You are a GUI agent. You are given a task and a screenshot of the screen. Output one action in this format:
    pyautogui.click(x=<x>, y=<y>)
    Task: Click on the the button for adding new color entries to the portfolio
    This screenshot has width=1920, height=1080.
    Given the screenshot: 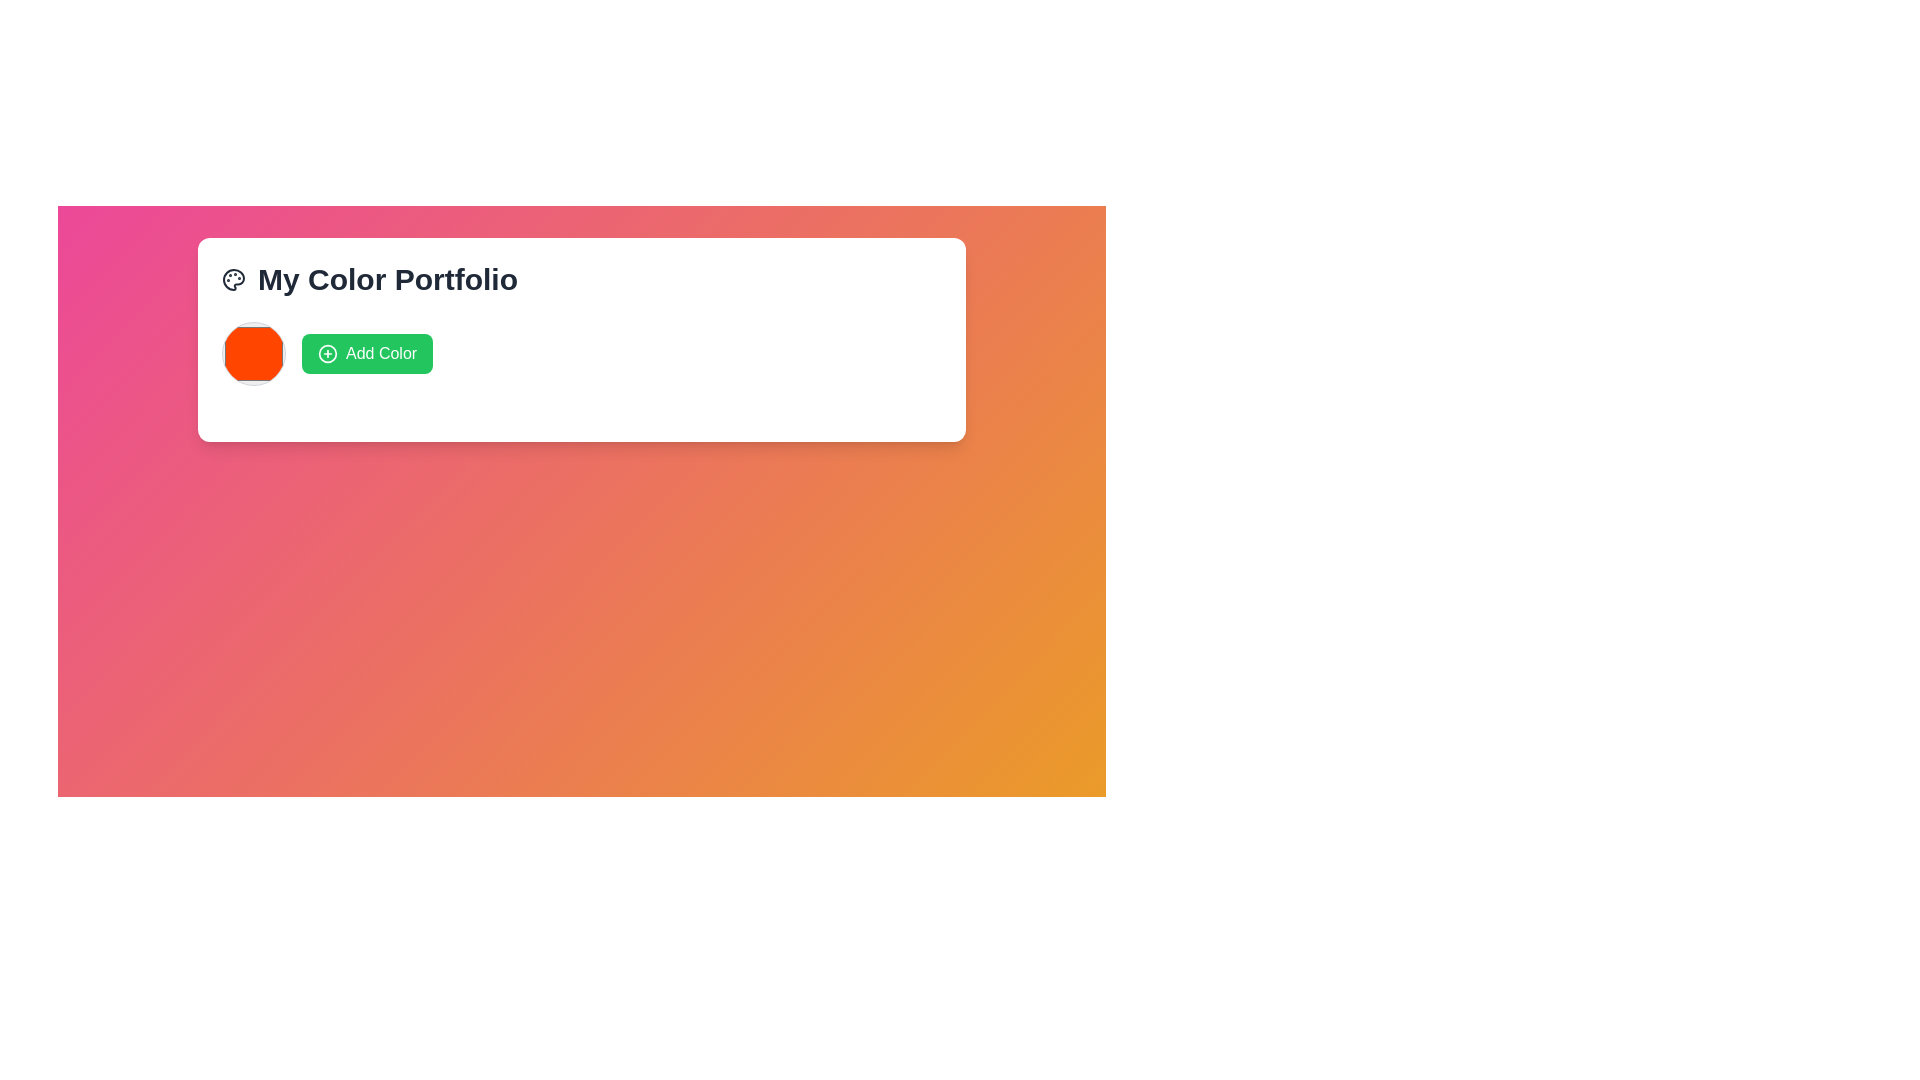 What is the action you would take?
    pyautogui.click(x=367, y=353)
    